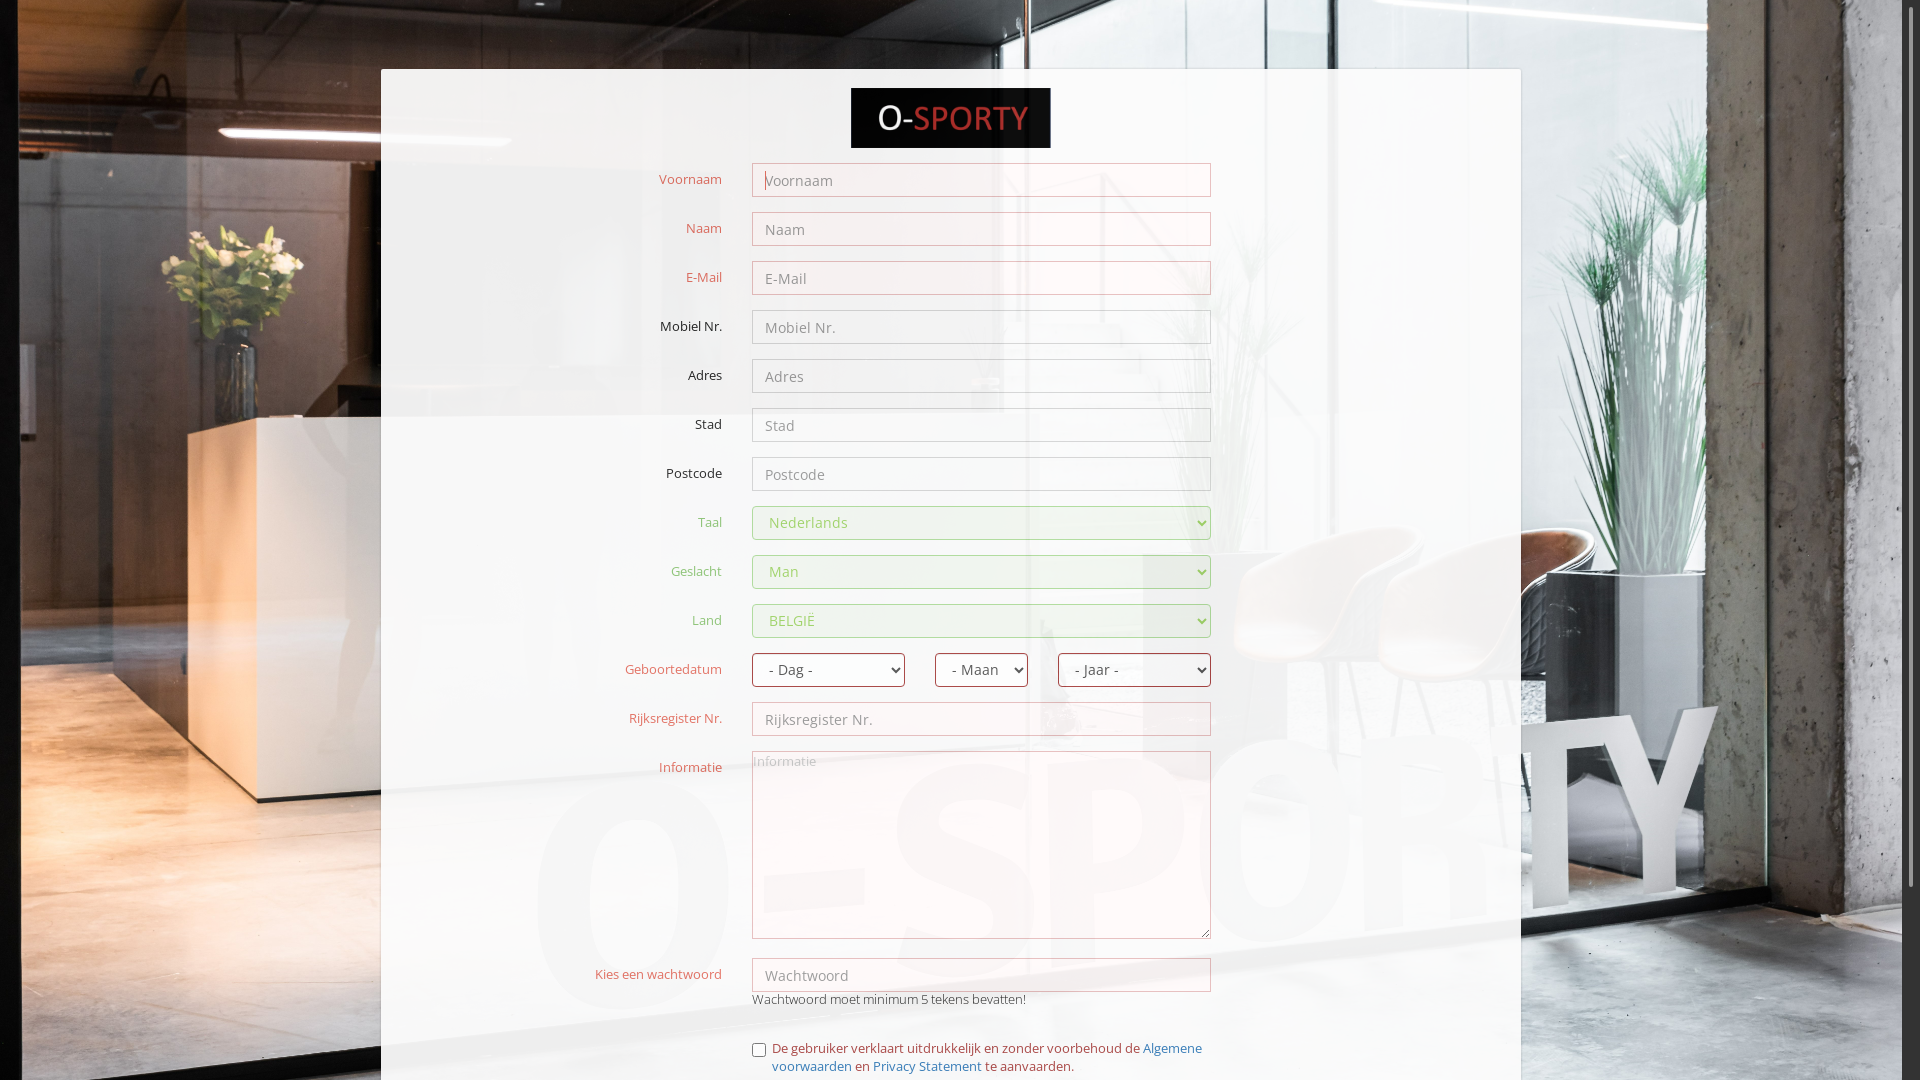 The width and height of the screenshot is (1920, 1080). I want to click on 'Algemene voorwaarden', so click(987, 1056).